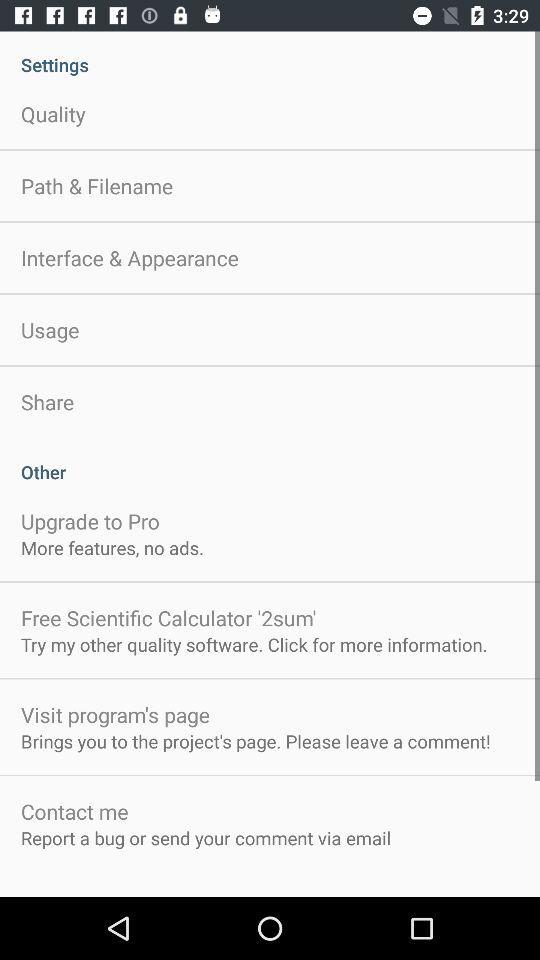  Describe the element at coordinates (112, 547) in the screenshot. I see `the item above the free scientific calculator` at that location.